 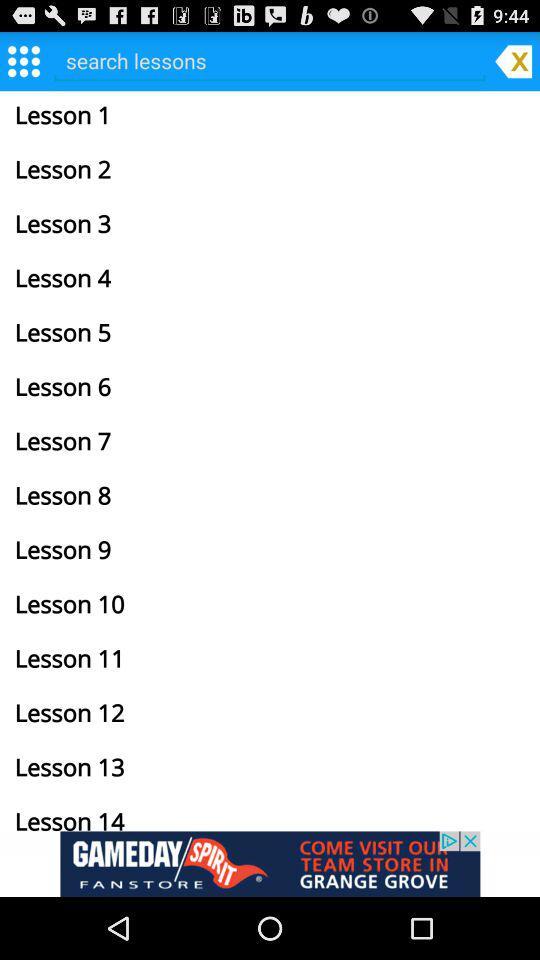 I want to click on close/return the page, so click(x=513, y=59).